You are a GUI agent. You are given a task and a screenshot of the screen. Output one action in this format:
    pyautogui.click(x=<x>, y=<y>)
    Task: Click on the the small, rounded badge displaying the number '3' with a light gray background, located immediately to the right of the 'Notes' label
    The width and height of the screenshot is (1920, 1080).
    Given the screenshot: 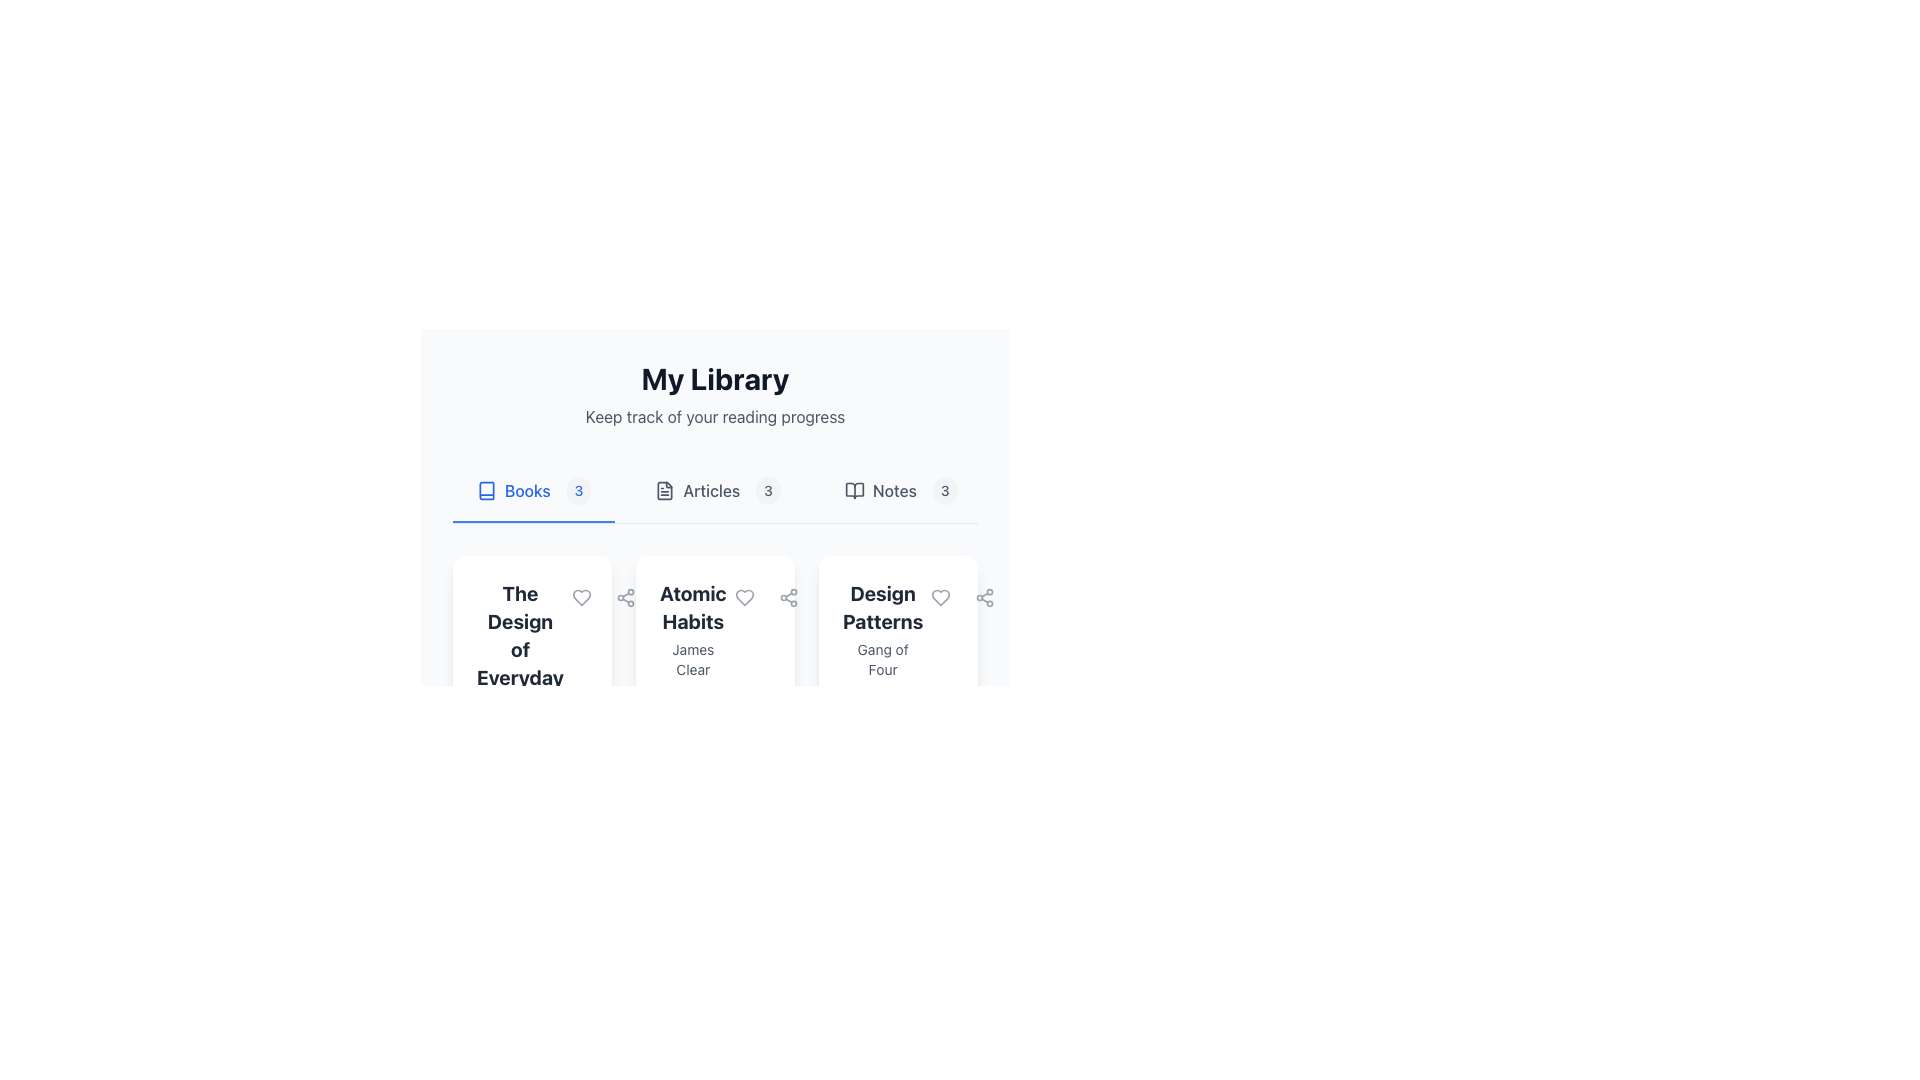 What is the action you would take?
    pyautogui.click(x=944, y=490)
    